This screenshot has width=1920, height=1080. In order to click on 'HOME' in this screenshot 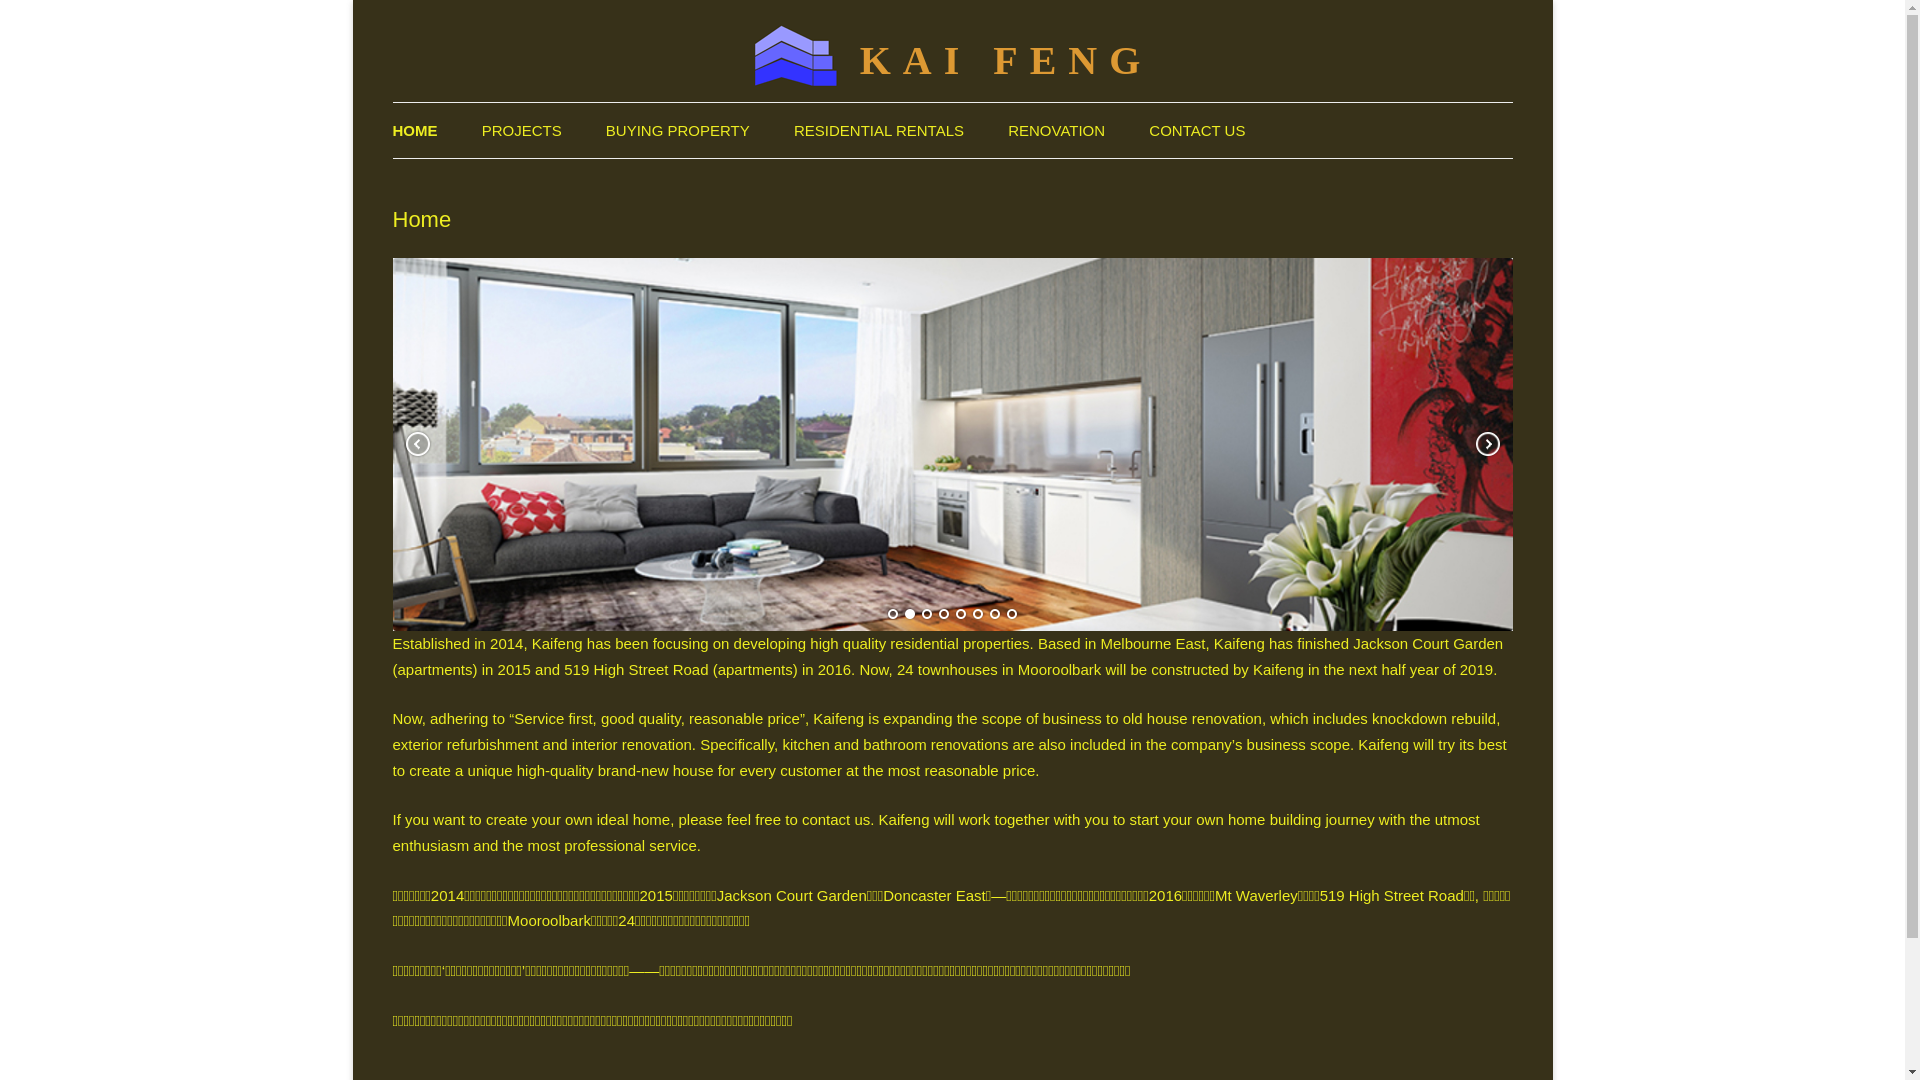, I will do `click(392, 130)`.